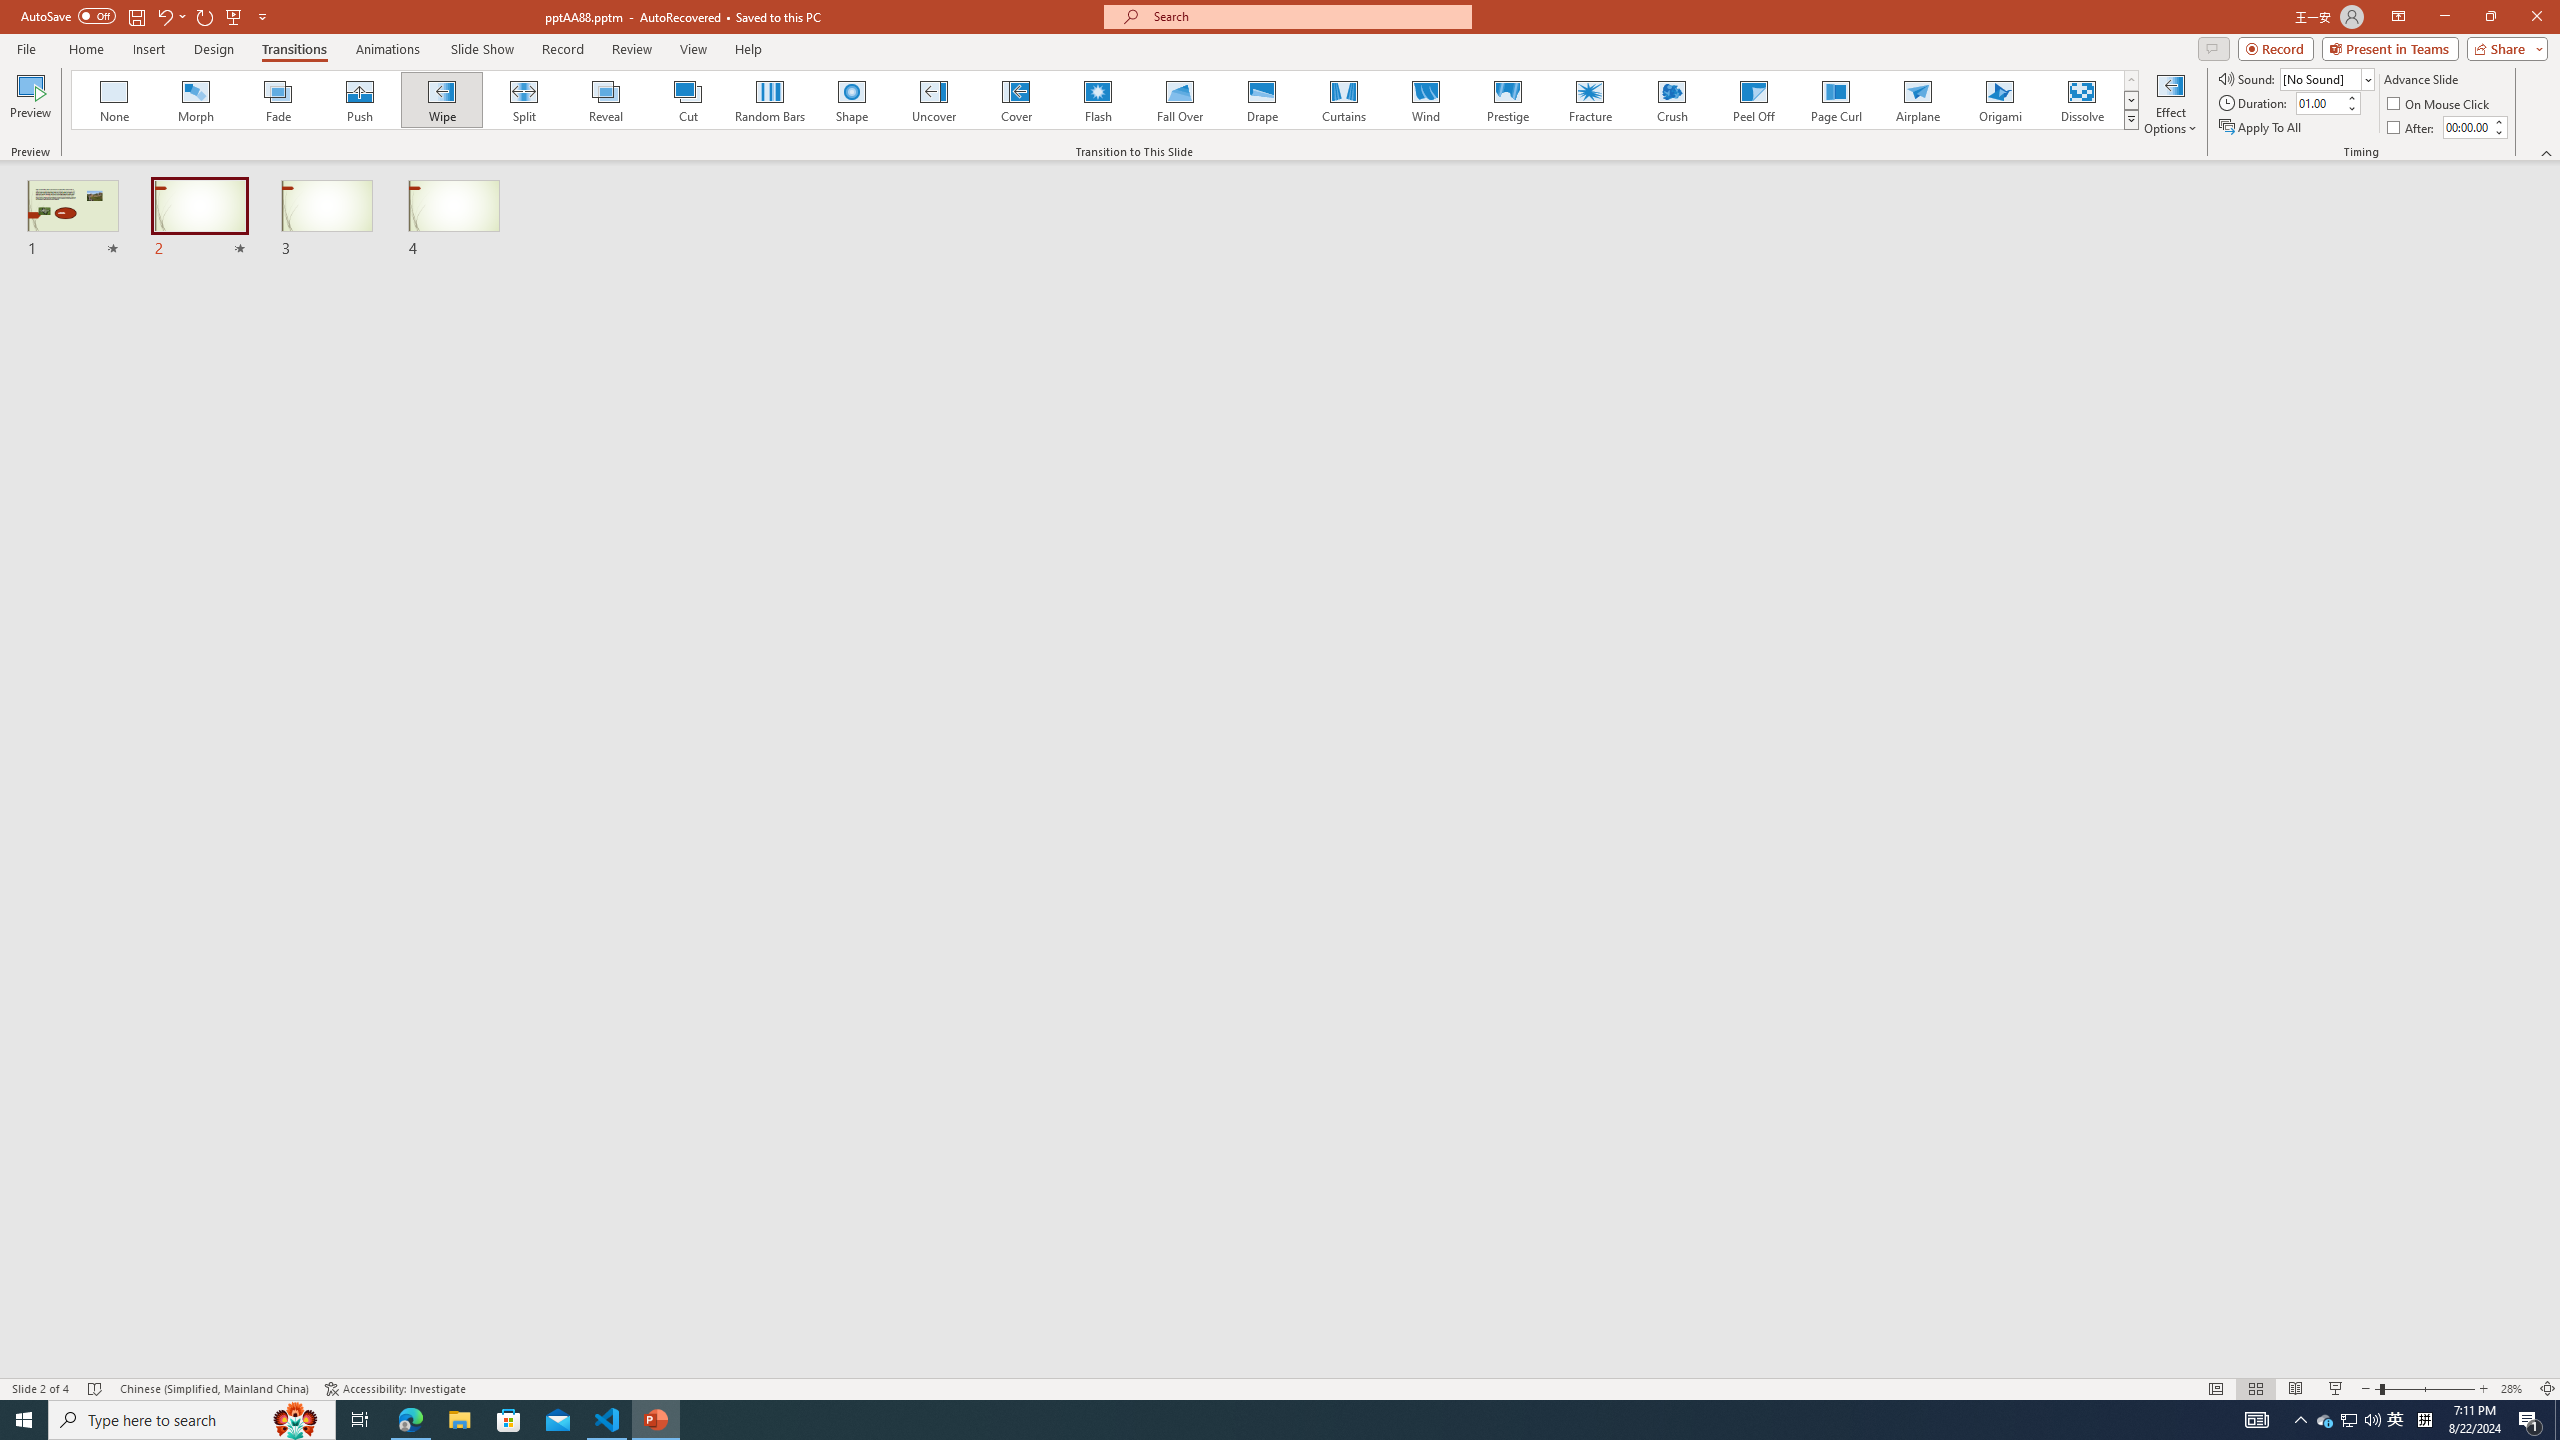 Image resolution: width=2560 pixels, height=1440 pixels. I want to click on 'Airplane', so click(1916, 99).